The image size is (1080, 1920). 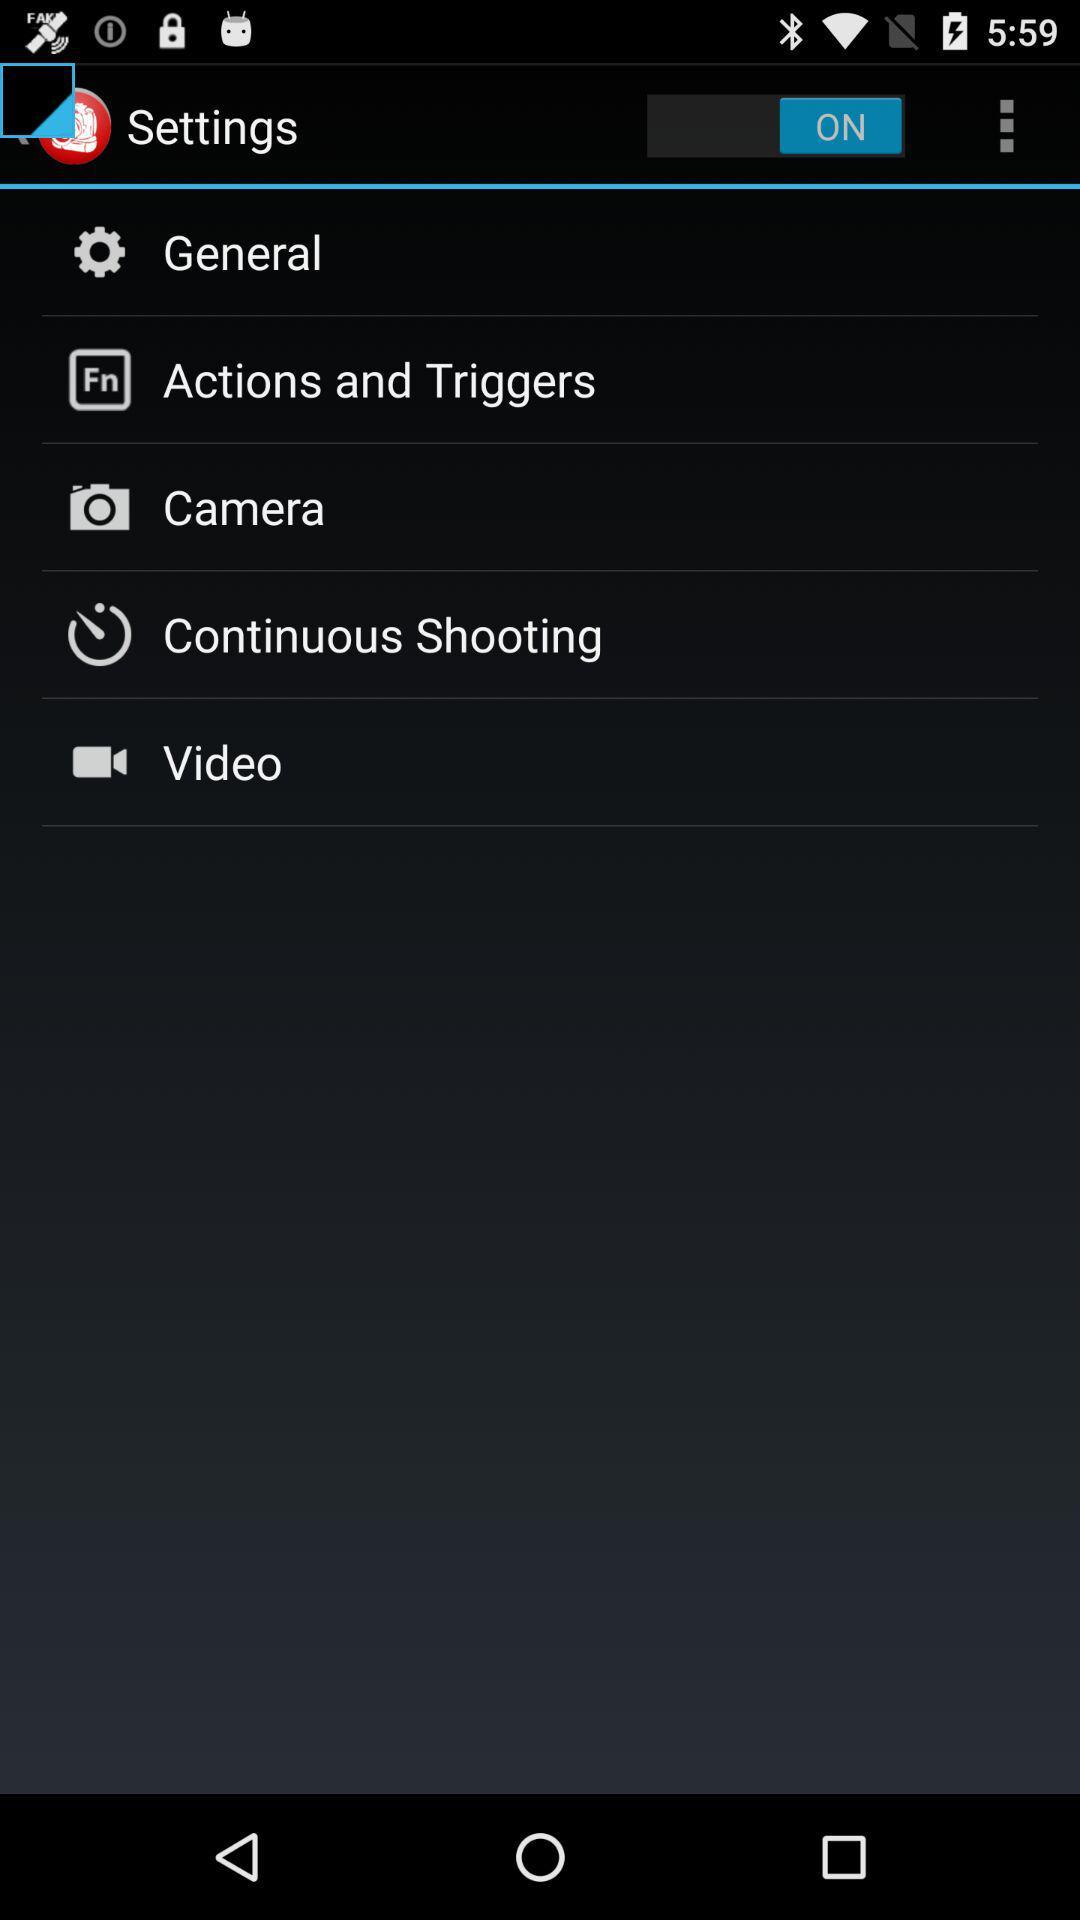 What do you see at coordinates (243, 506) in the screenshot?
I see `camera` at bounding box center [243, 506].